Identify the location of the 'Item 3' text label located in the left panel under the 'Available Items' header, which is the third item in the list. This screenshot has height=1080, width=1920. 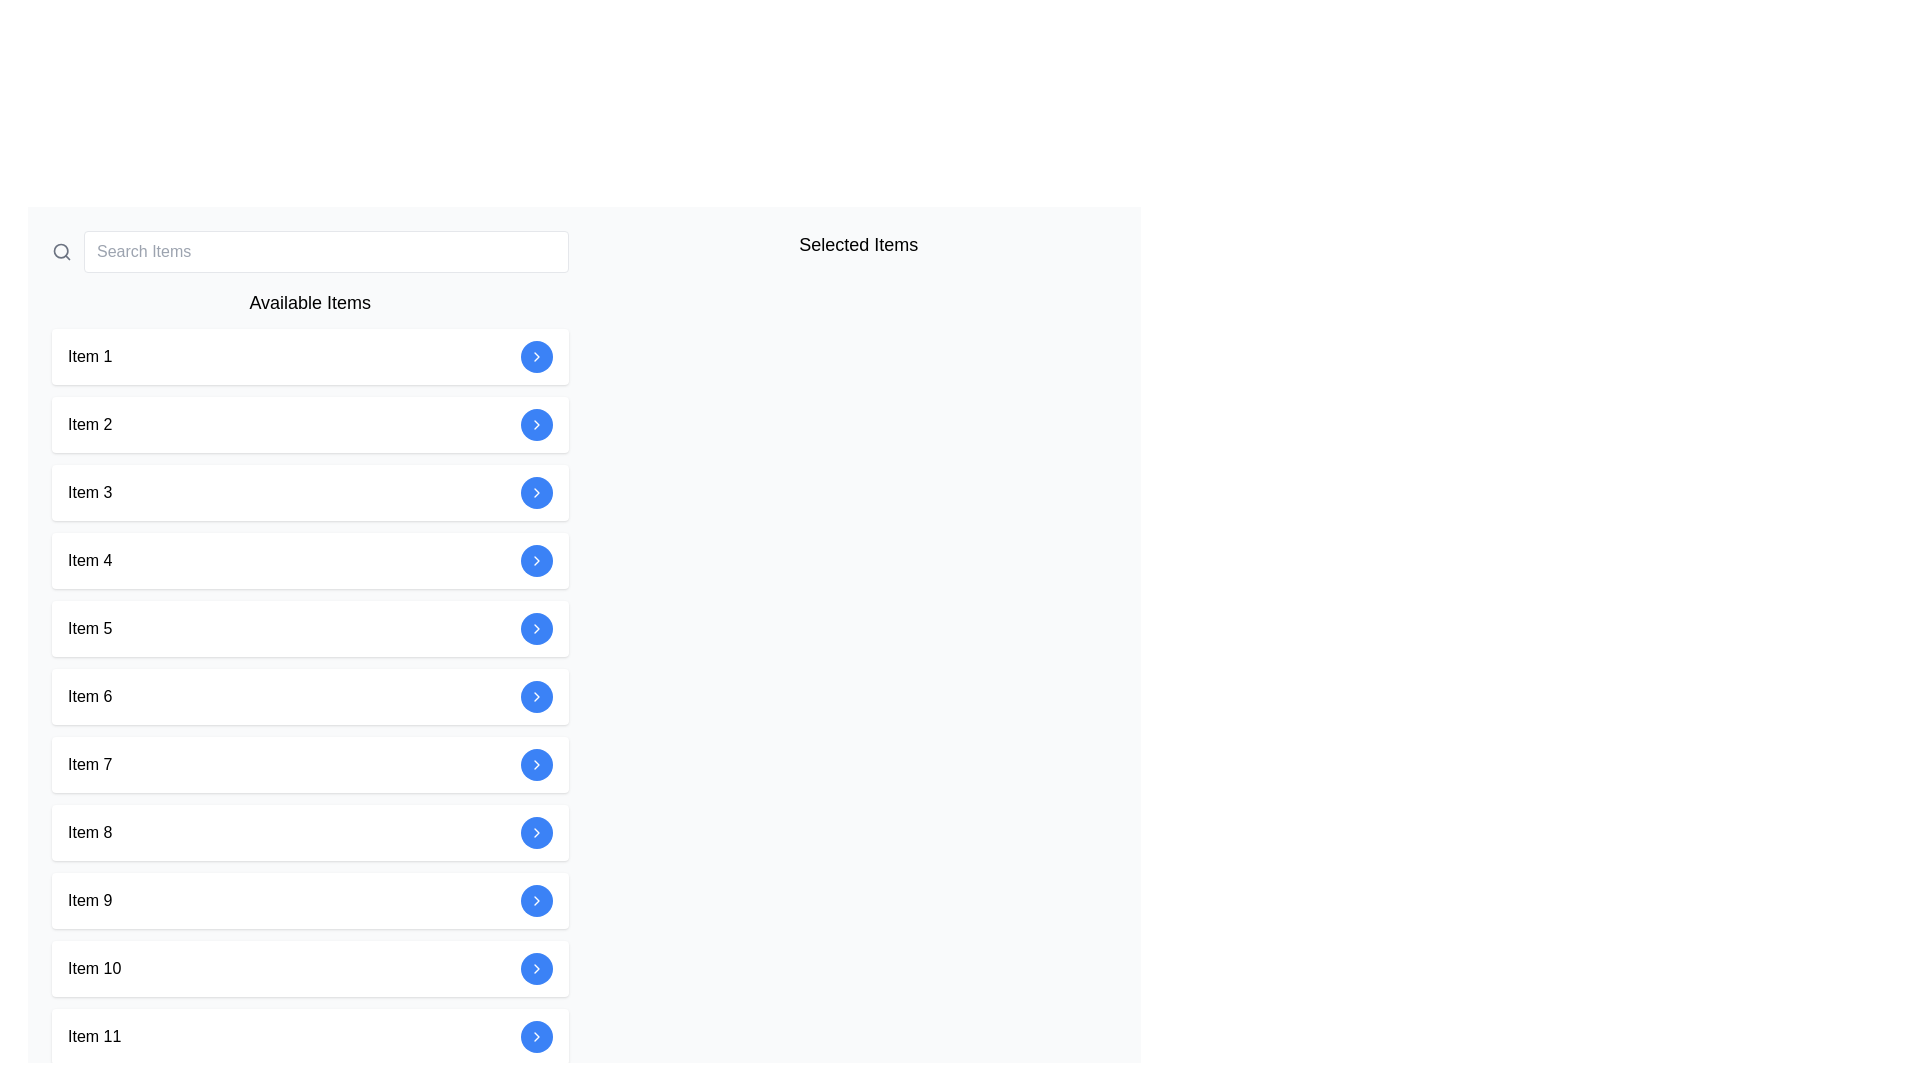
(89, 493).